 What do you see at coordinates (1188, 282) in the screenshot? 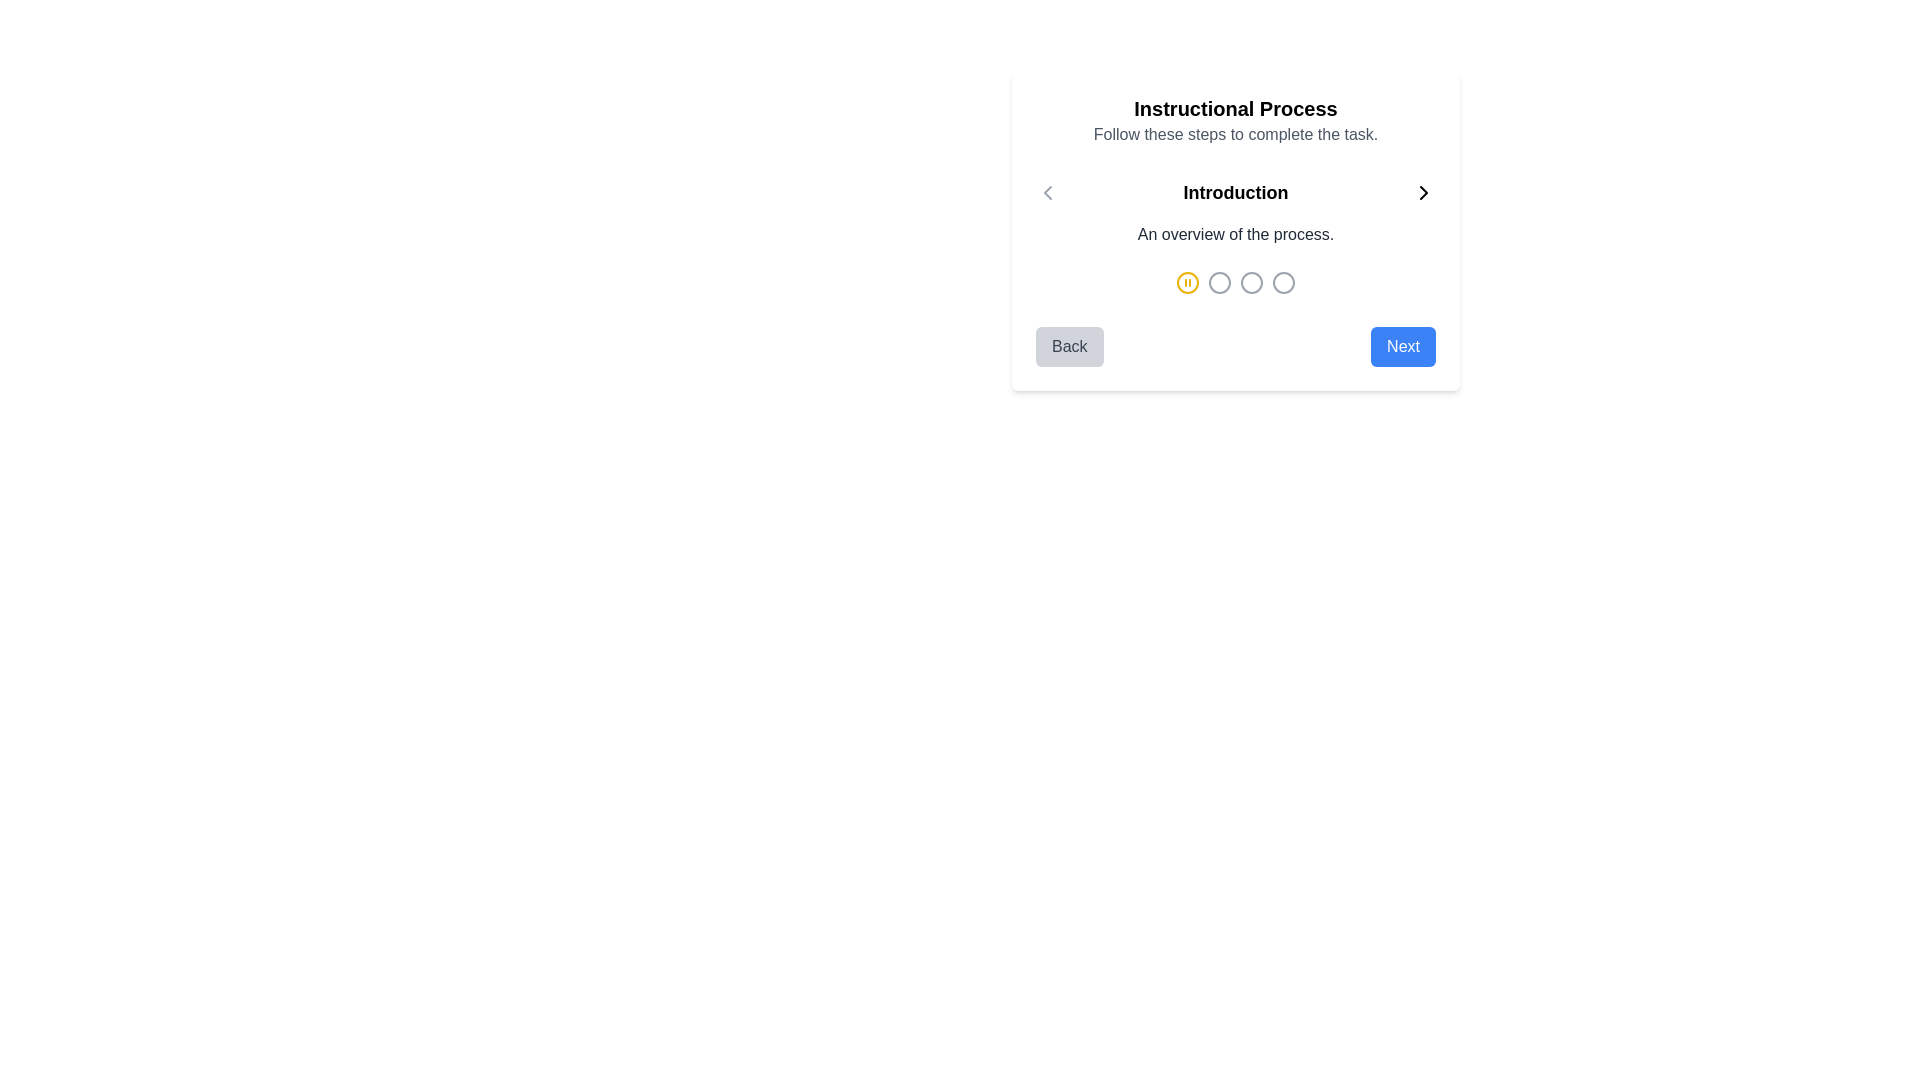
I see `the Step indicator icon, which is the second circular icon from the left in a horizontal row at the bottom center of the dialog box` at bounding box center [1188, 282].